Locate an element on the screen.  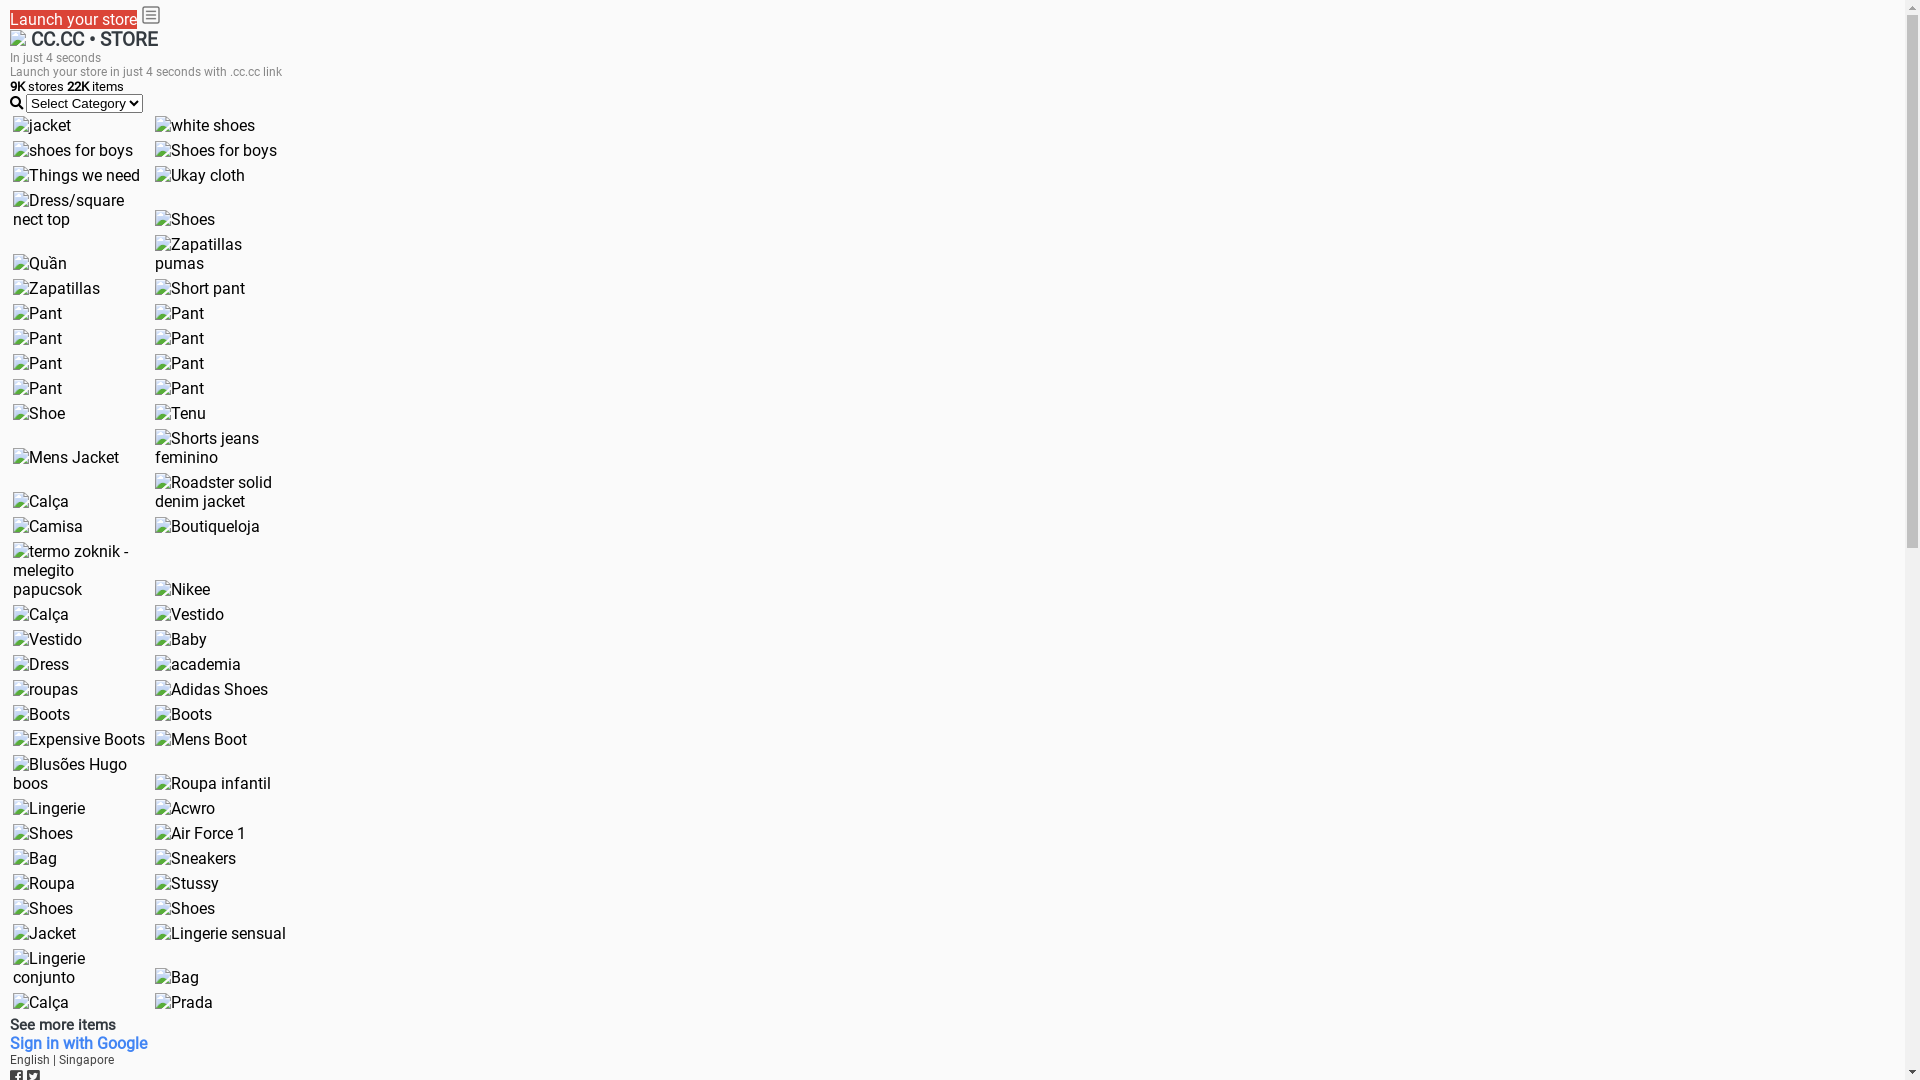
'Vestido' is located at coordinates (47, 639).